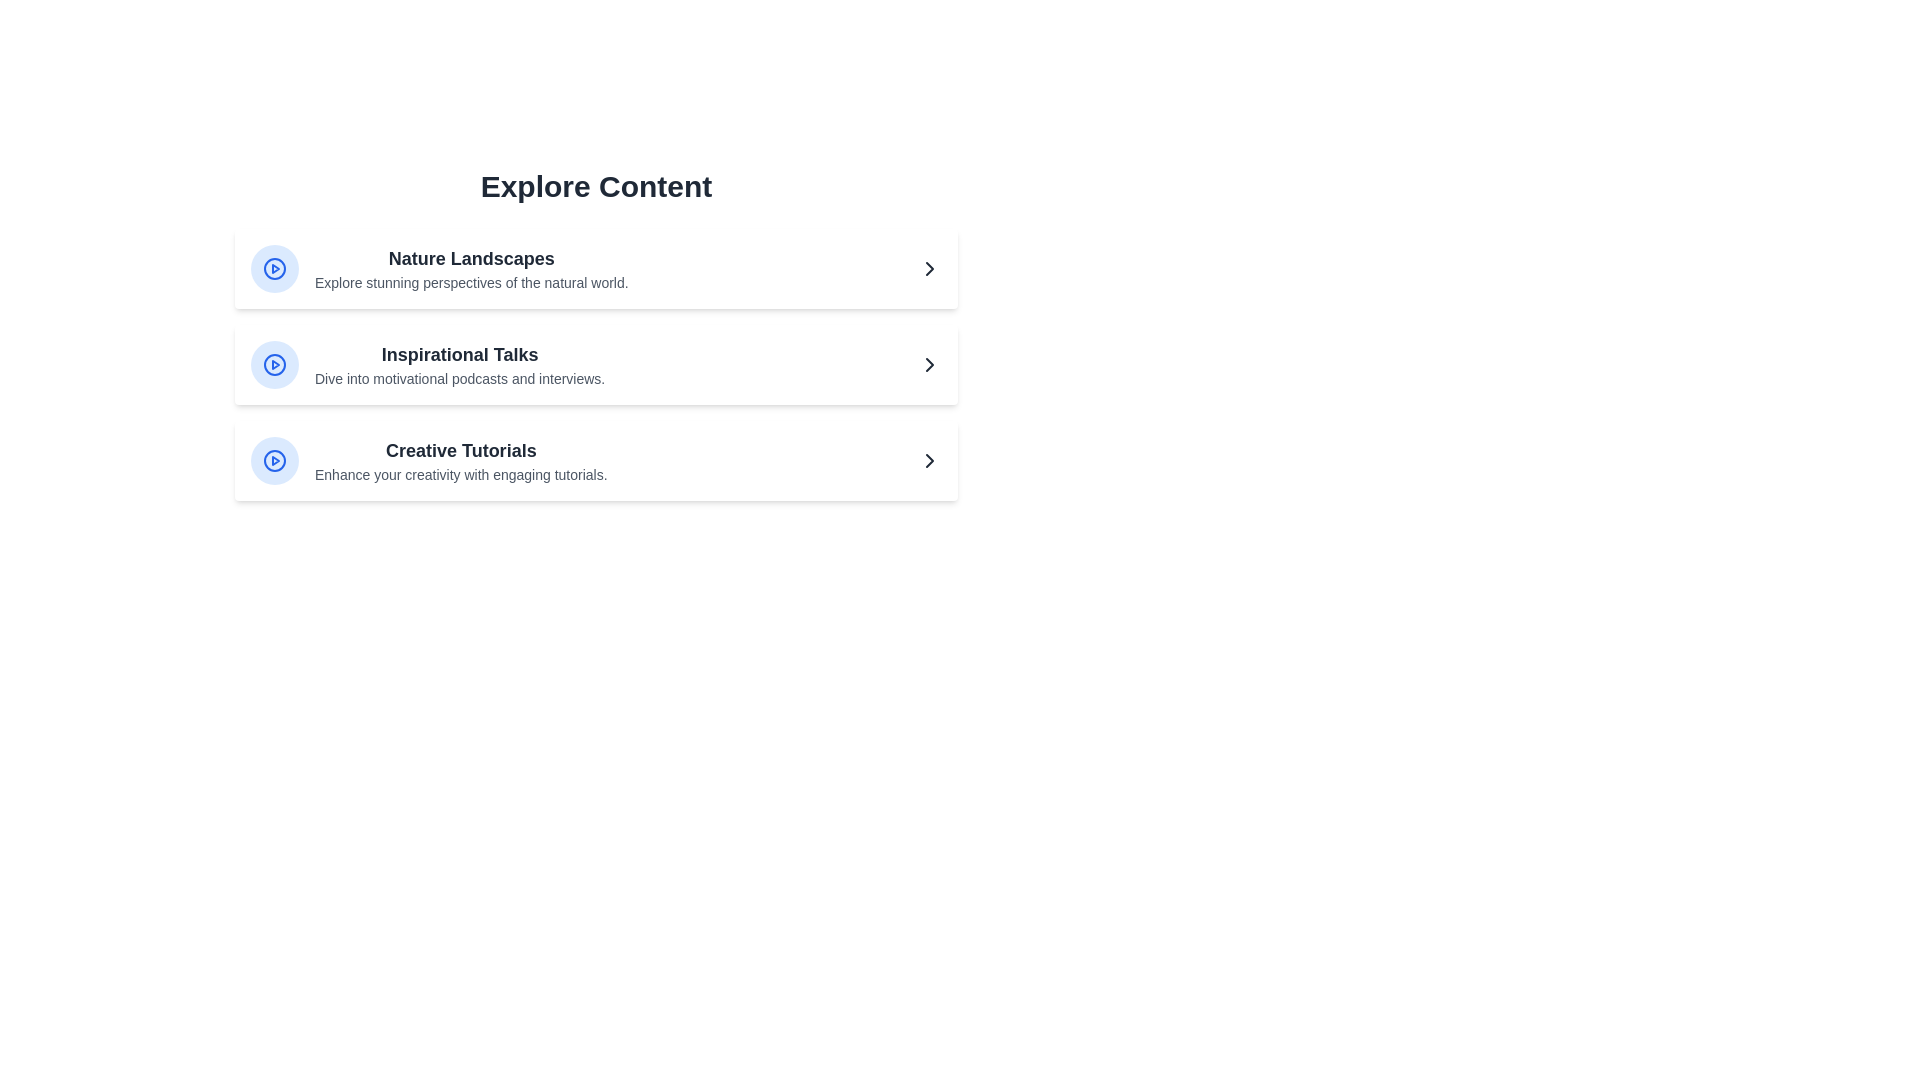  I want to click on the play button for the content item titled 'Nature Landscapes', so click(273, 268).